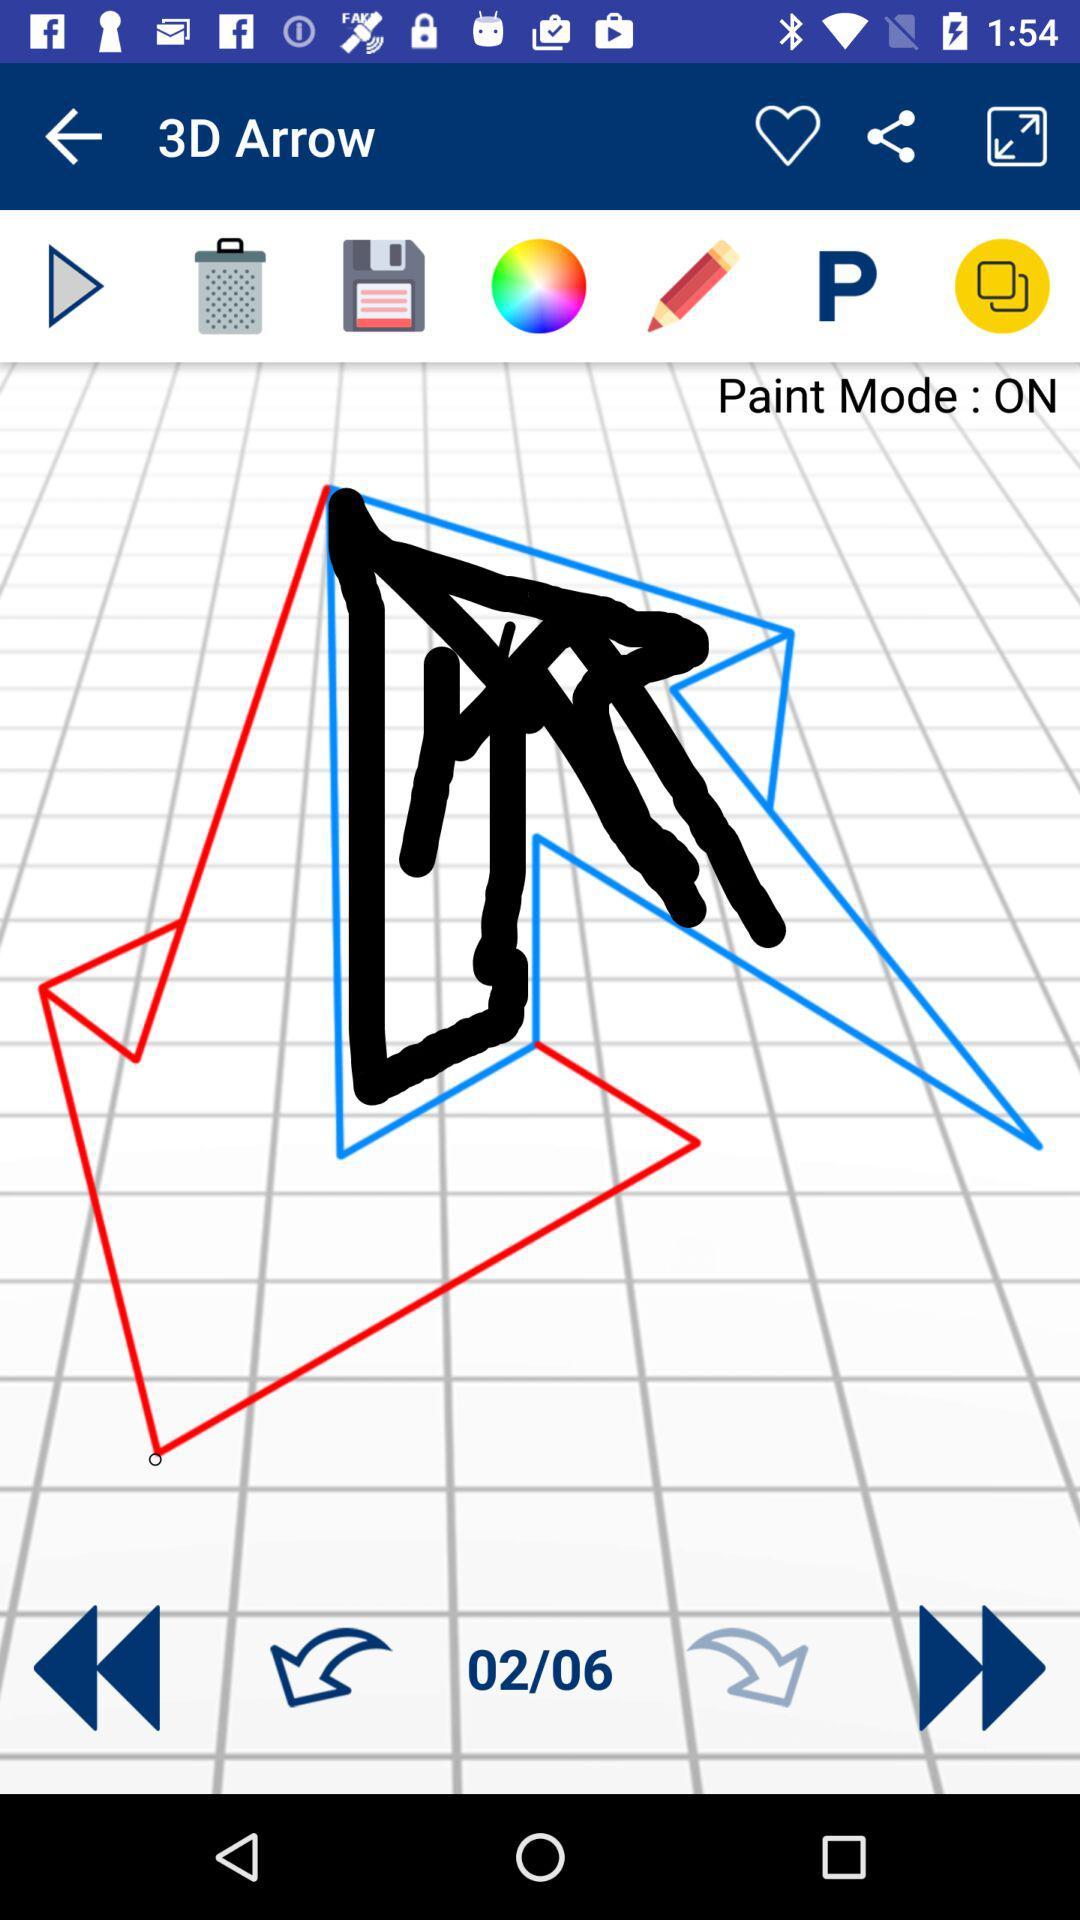  Describe the element at coordinates (692, 285) in the screenshot. I see `draw` at that location.